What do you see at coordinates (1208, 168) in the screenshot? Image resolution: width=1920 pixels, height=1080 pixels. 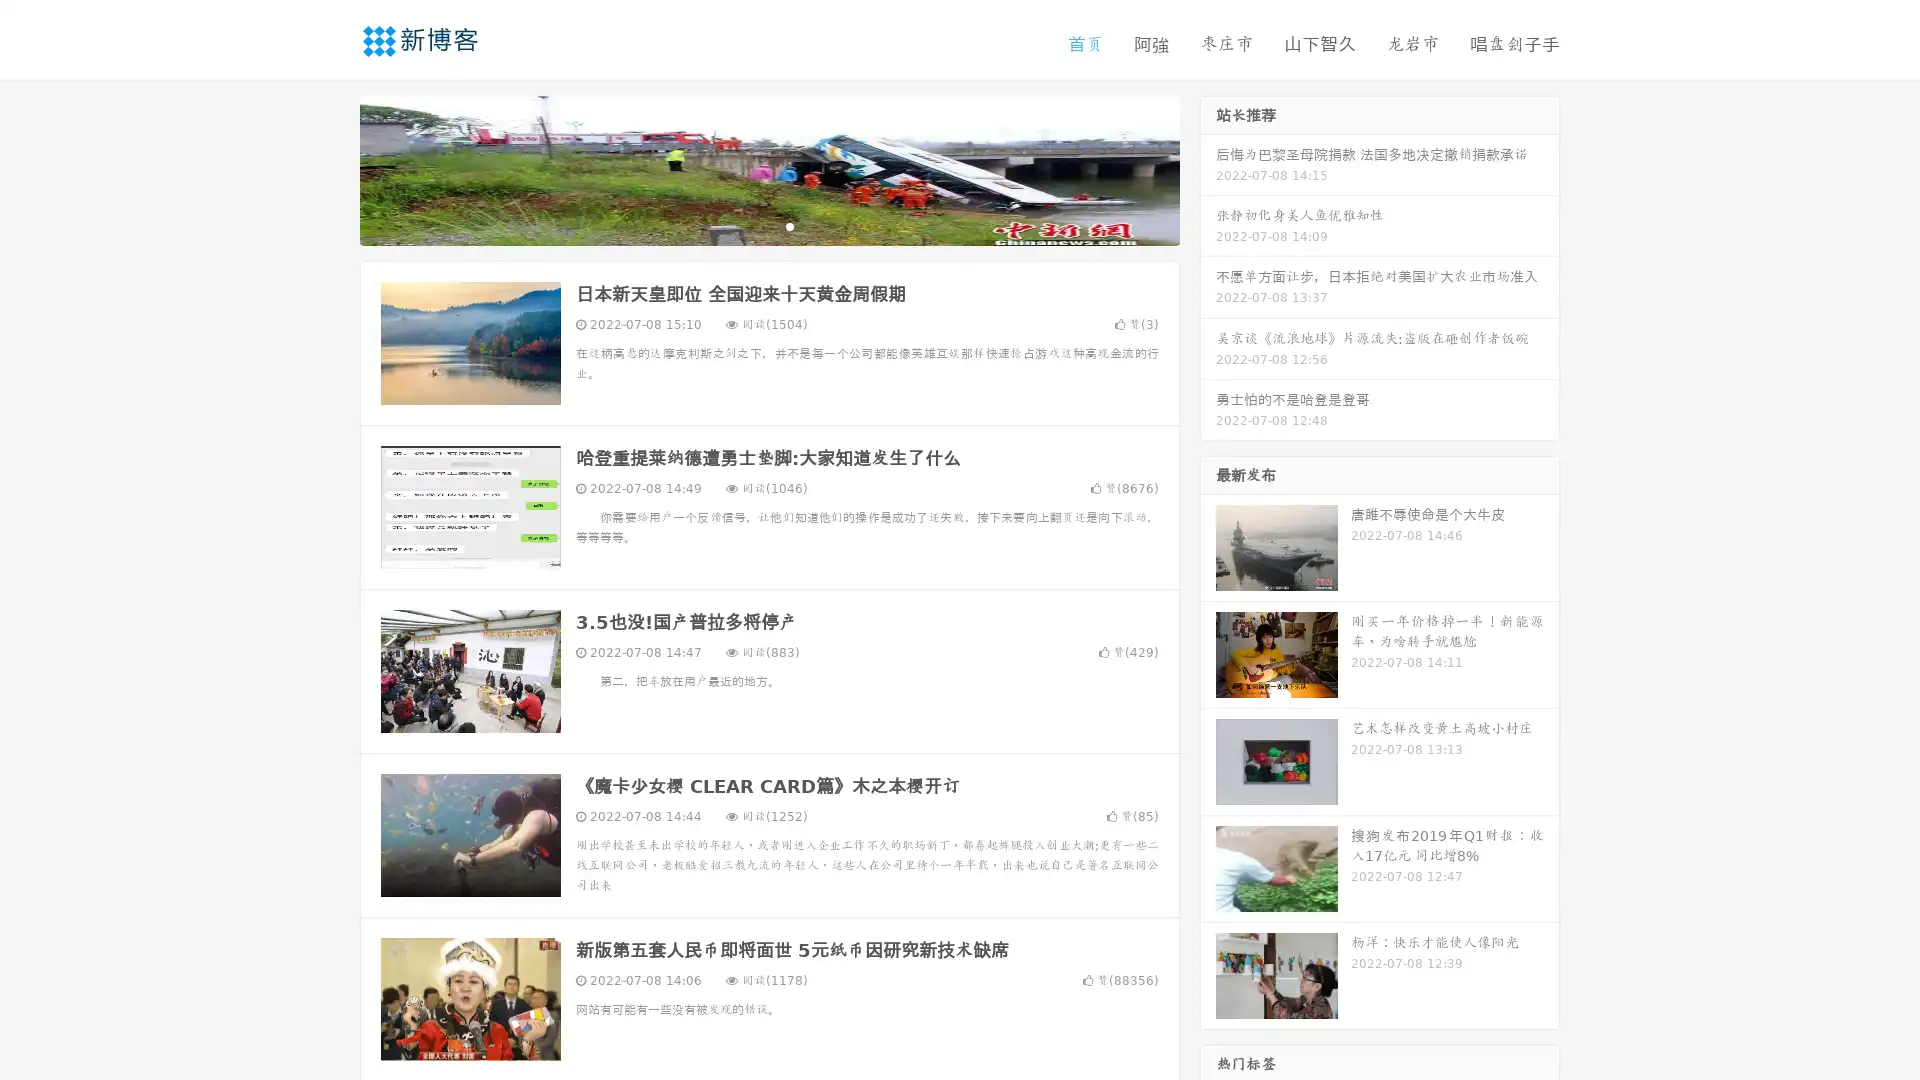 I see `Next slide` at bounding box center [1208, 168].